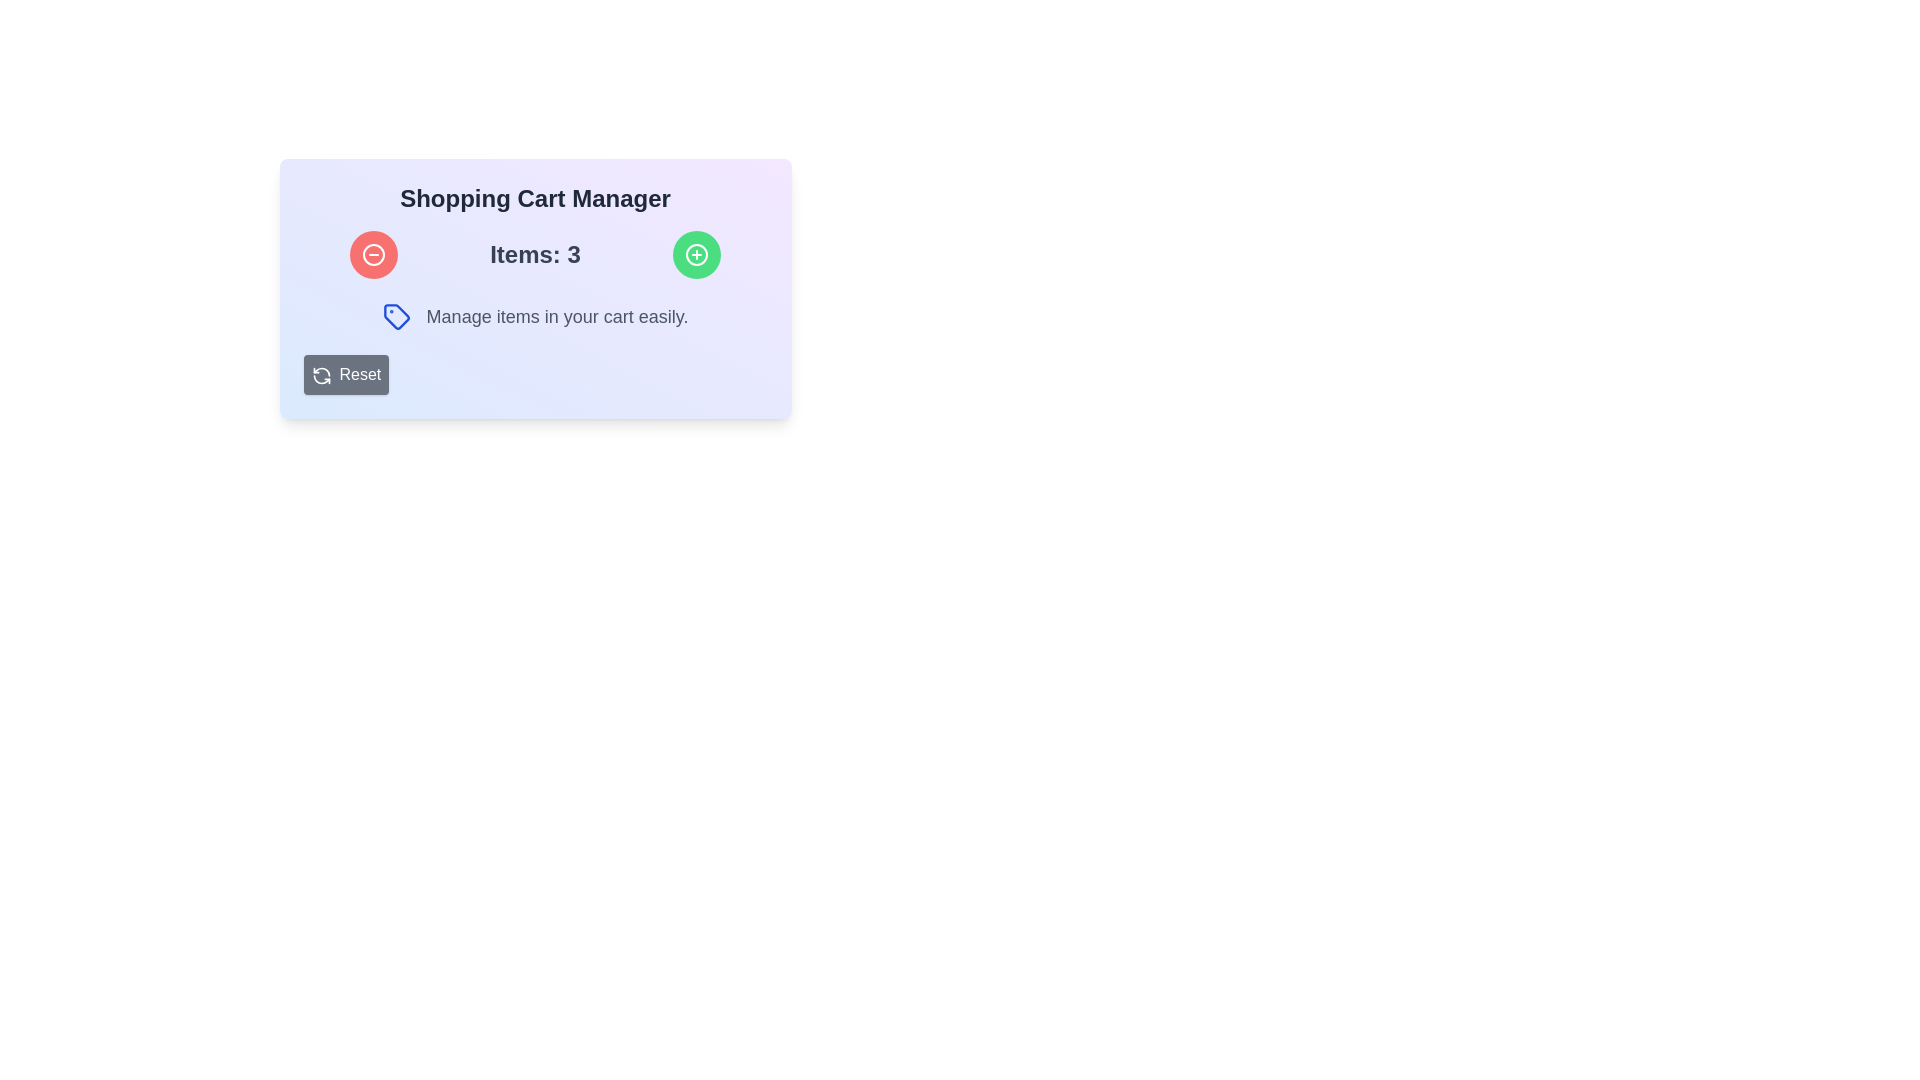 The width and height of the screenshot is (1920, 1080). I want to click on the circular plus icon with a green outline and white fill located at the top right of the main card under 'Shopping Cart Manager', so click(697, 253).